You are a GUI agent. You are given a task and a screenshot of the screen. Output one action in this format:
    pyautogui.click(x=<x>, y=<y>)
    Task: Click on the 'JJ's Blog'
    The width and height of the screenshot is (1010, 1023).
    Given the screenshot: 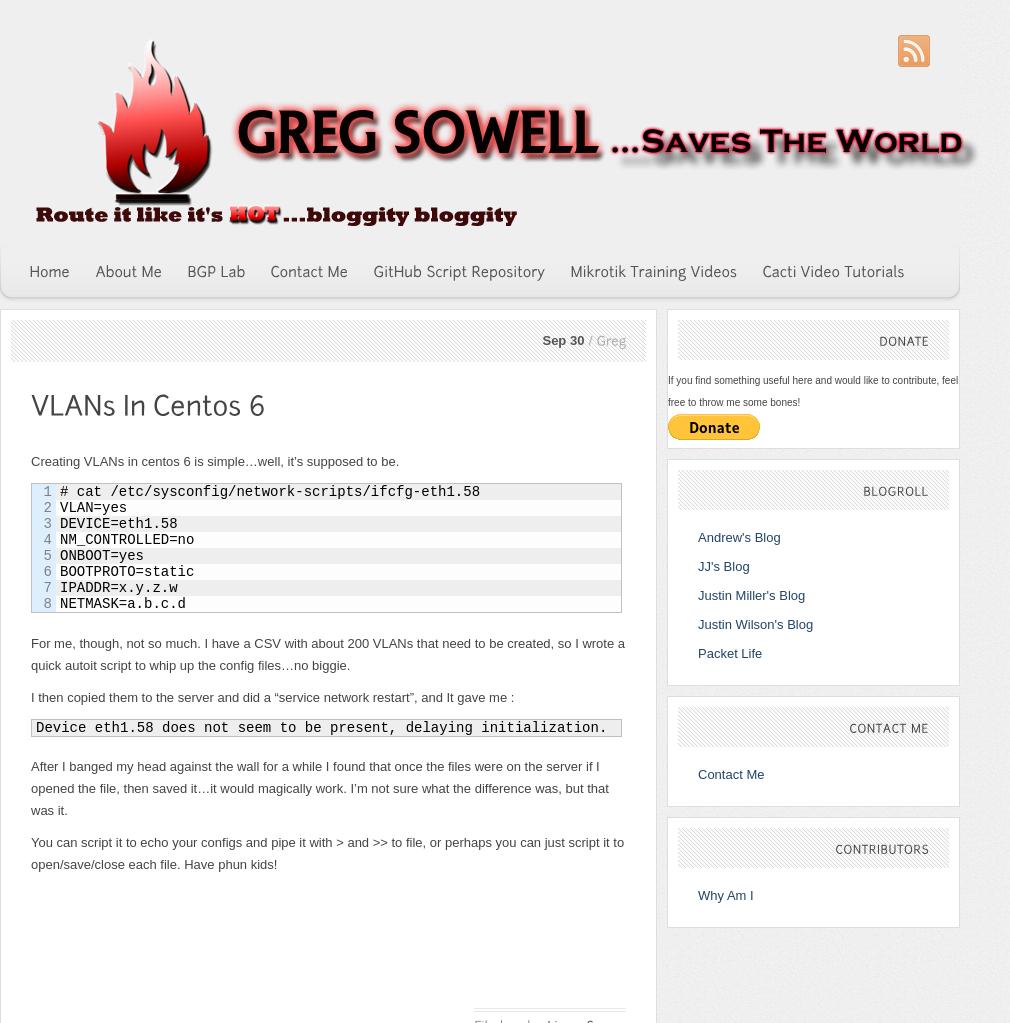 What is the action you would take?
    pyautogui.click(x=722, y=566)
    